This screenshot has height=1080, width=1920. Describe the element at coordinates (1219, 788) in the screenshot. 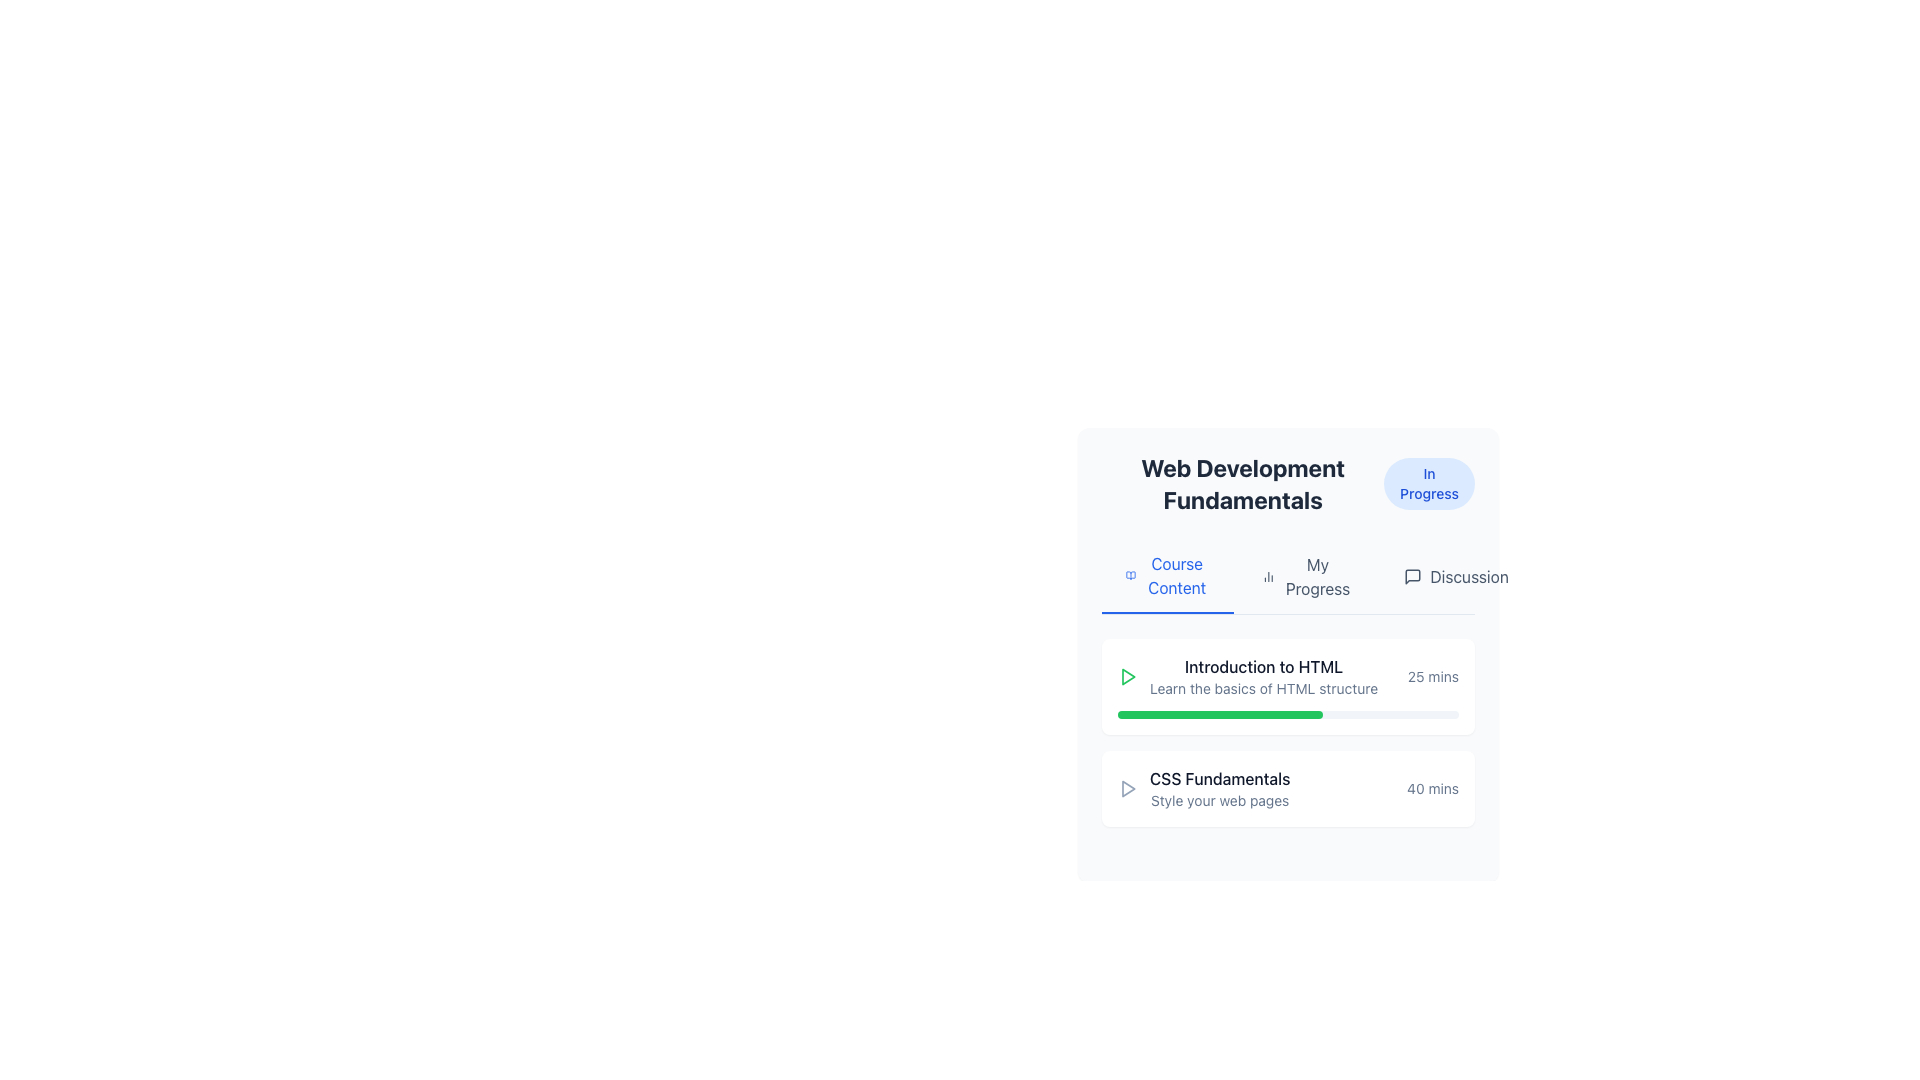

I see `the 'CSS Fundamentals' text display component, which is the second item in the list under 'Web Development Fundamentals'` at that location.